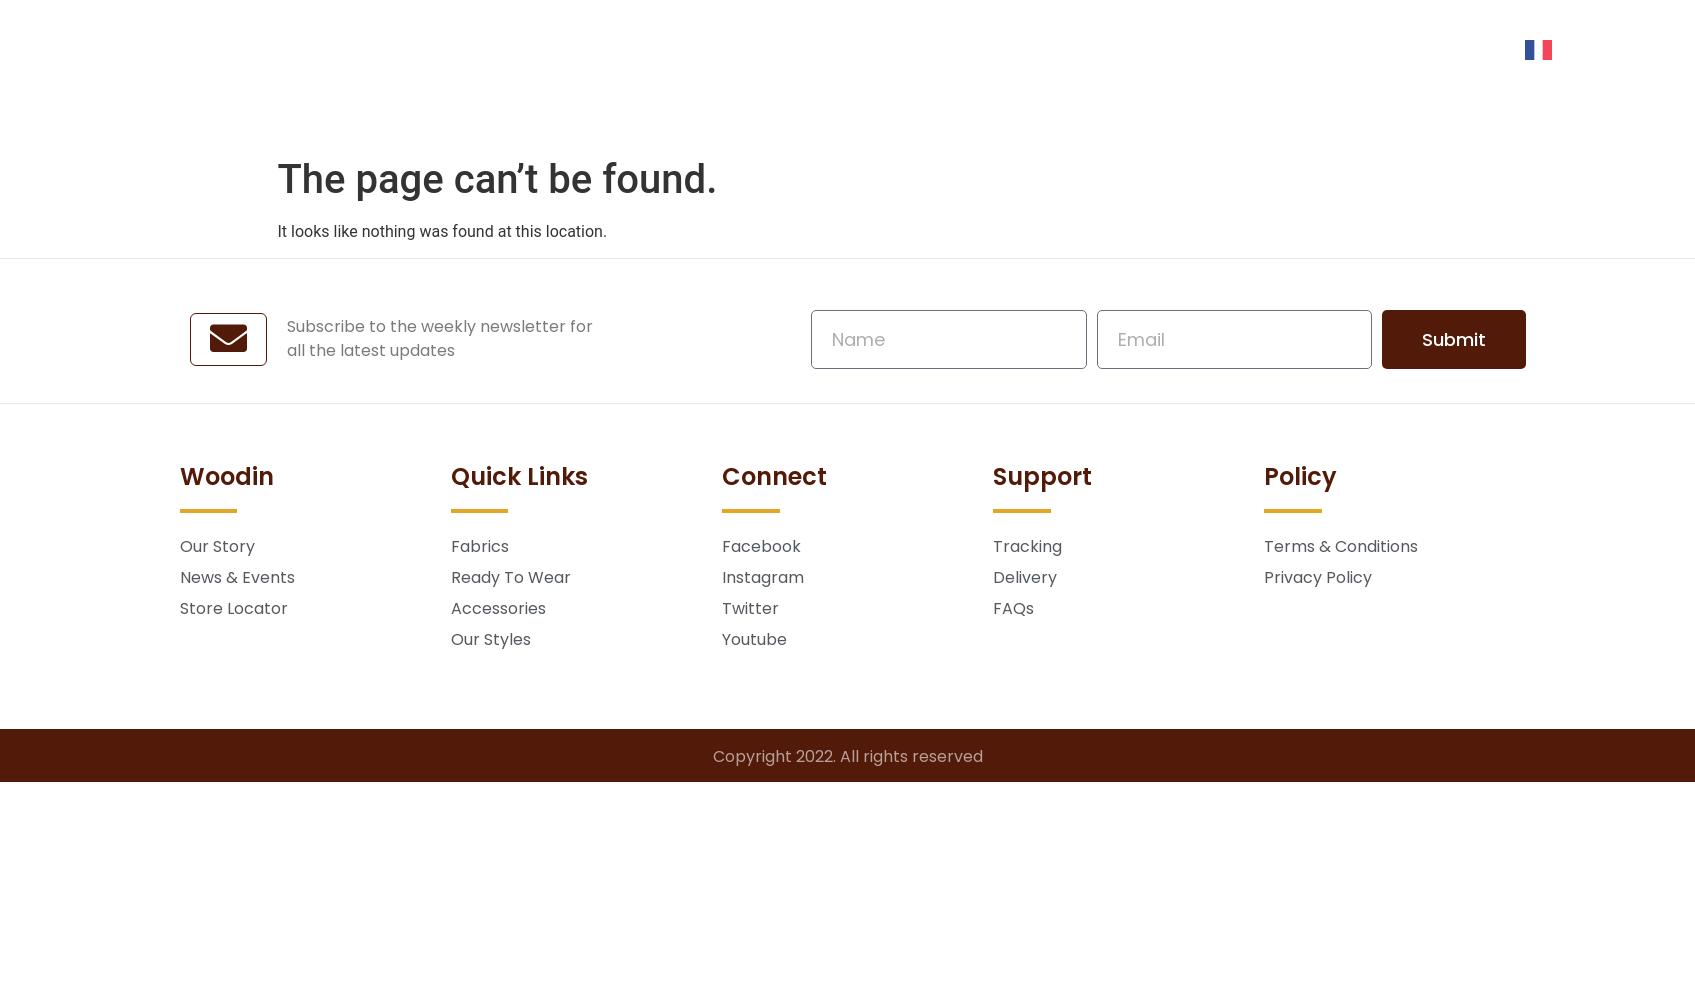 The height and width of the screenshot is (1000, 1695). What do you see at coordinates (1041, 475) in the screenshot?
I see `'Support'` at bounding box center [1041, 475].